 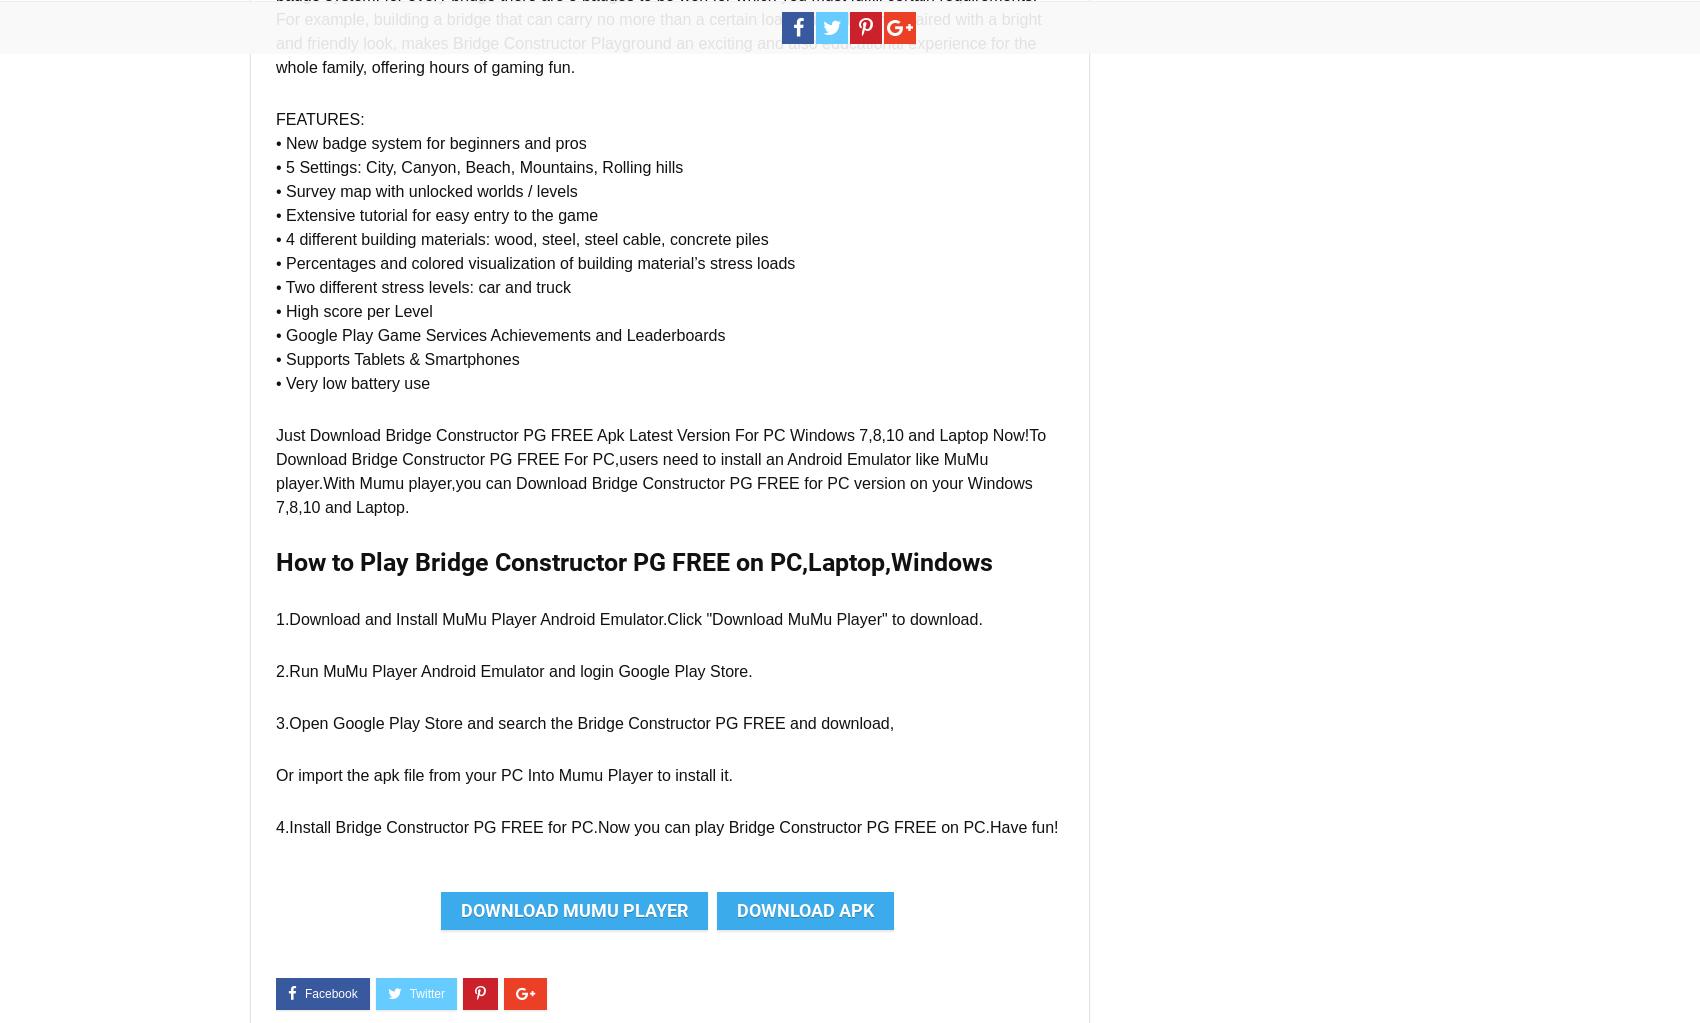 What do you see at coordinates (276, 286) in the screenshot?
I see `'• Two different stress levels: car and truck'` at bounding box center [276, 286].